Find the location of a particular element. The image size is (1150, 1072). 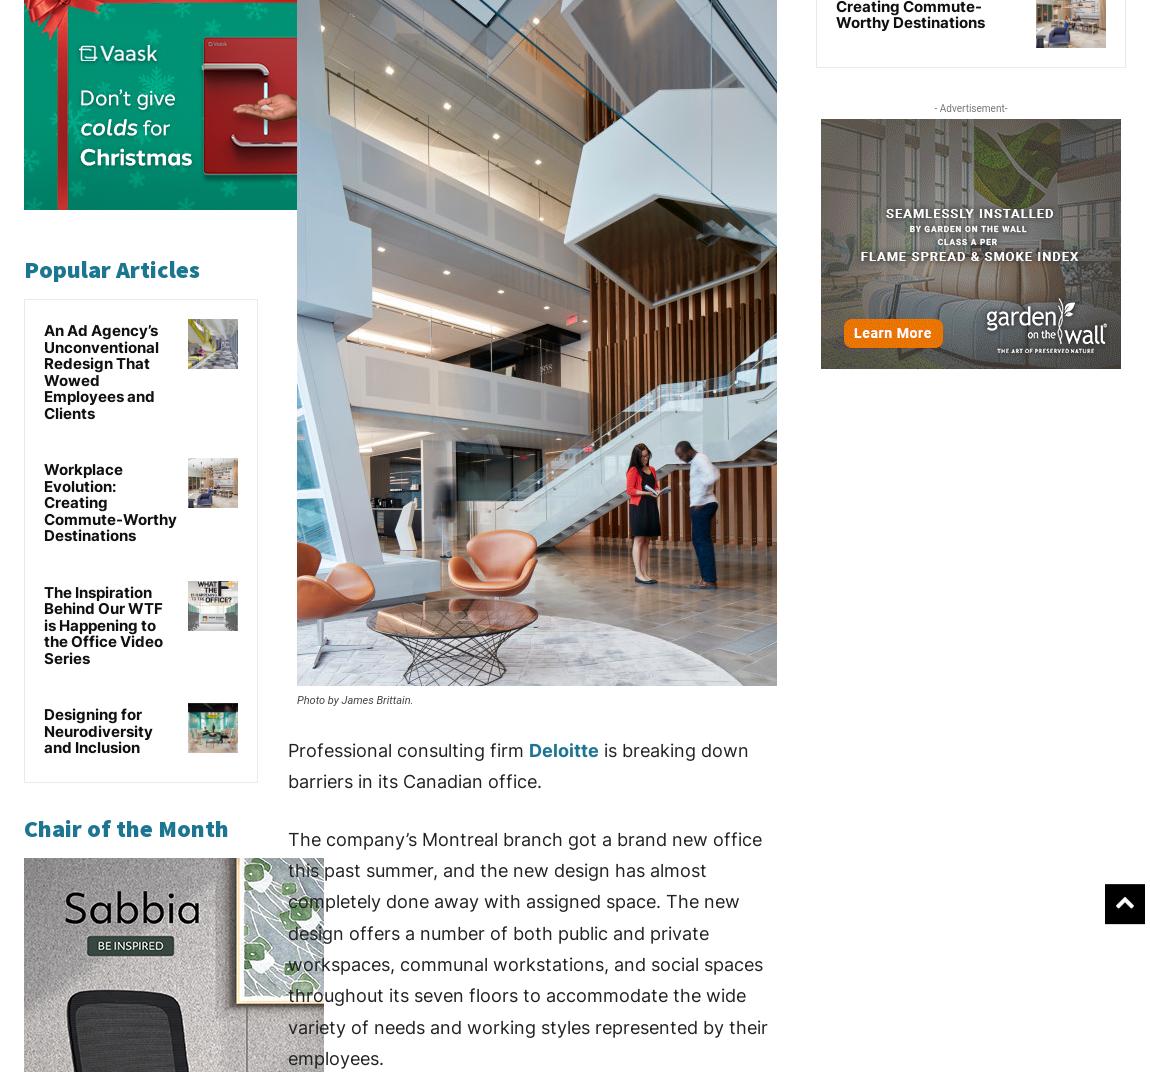

'Designing for Neurodiversity and Inclusion' is located at coordinates (97, 729).